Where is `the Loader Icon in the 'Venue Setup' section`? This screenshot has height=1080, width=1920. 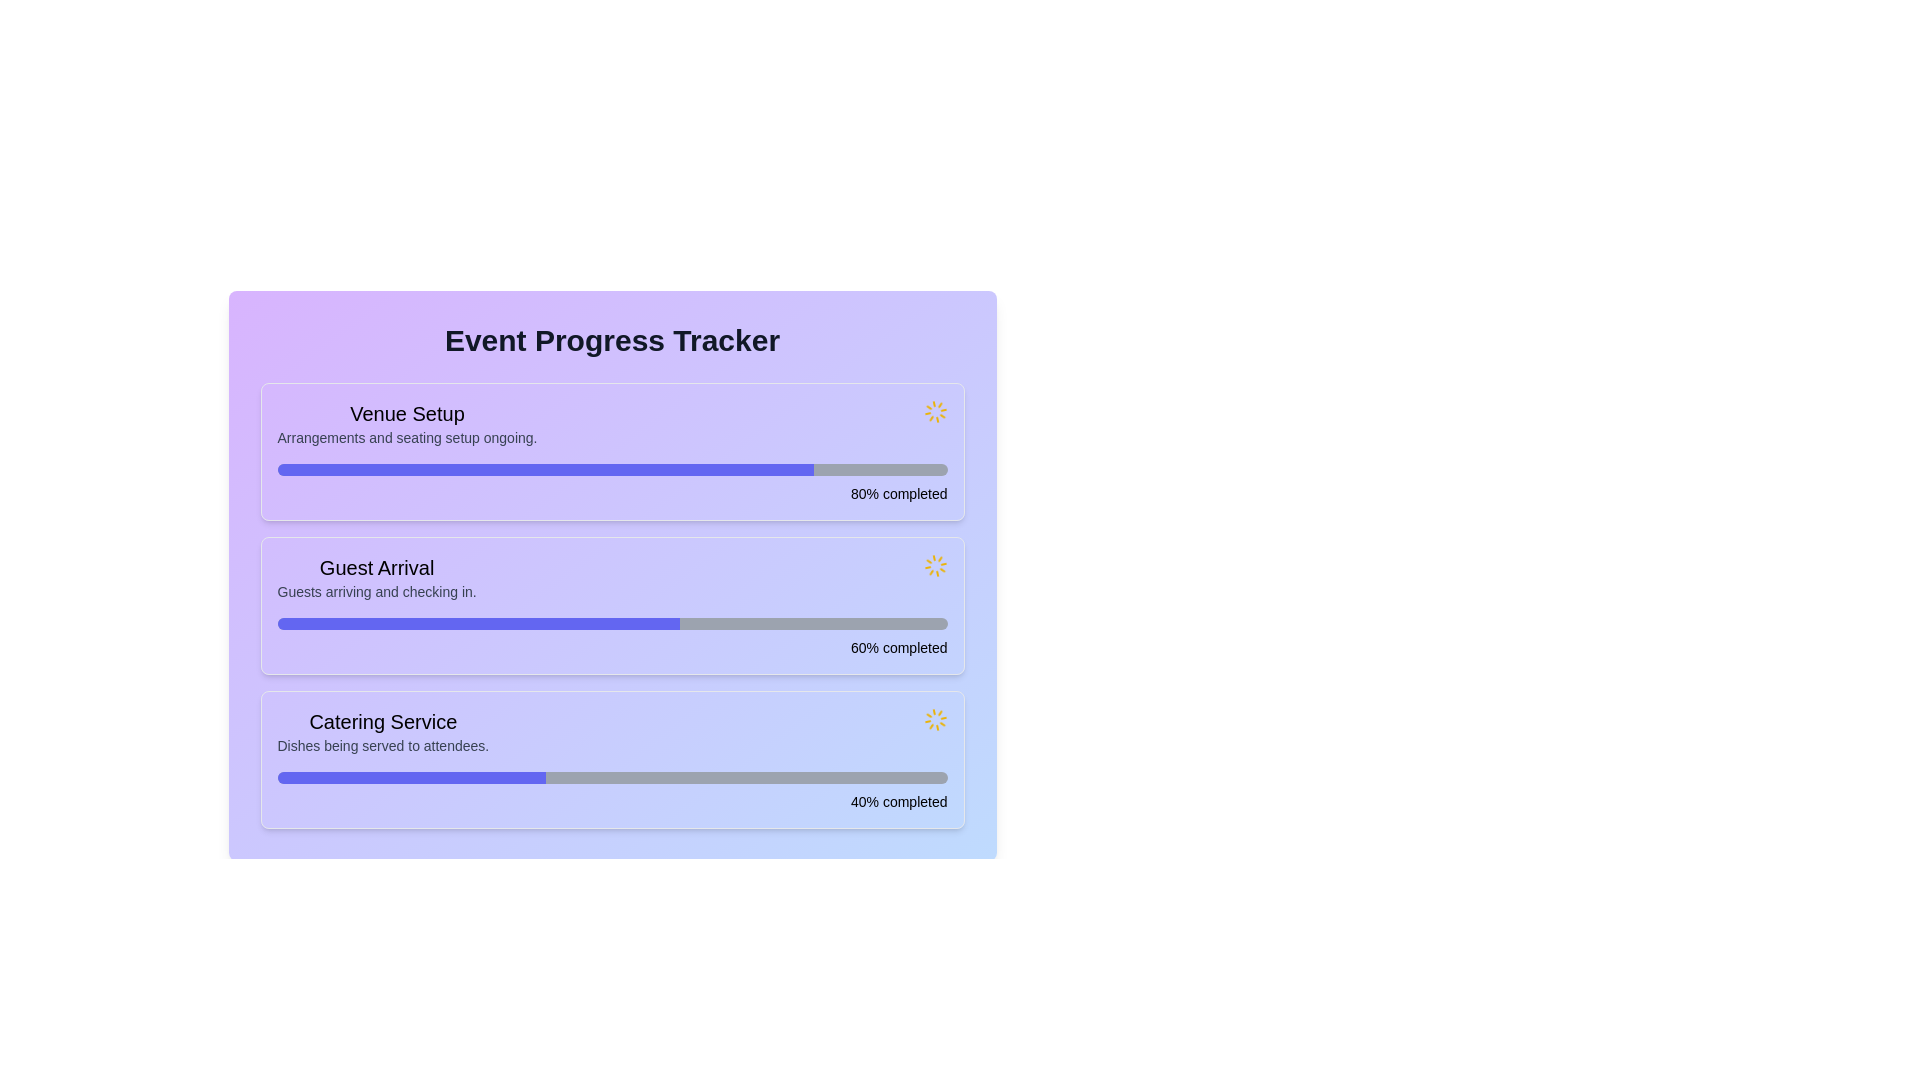 the Loader Icon in the 'Venue Setup' section is located at coordinates (934, 423).